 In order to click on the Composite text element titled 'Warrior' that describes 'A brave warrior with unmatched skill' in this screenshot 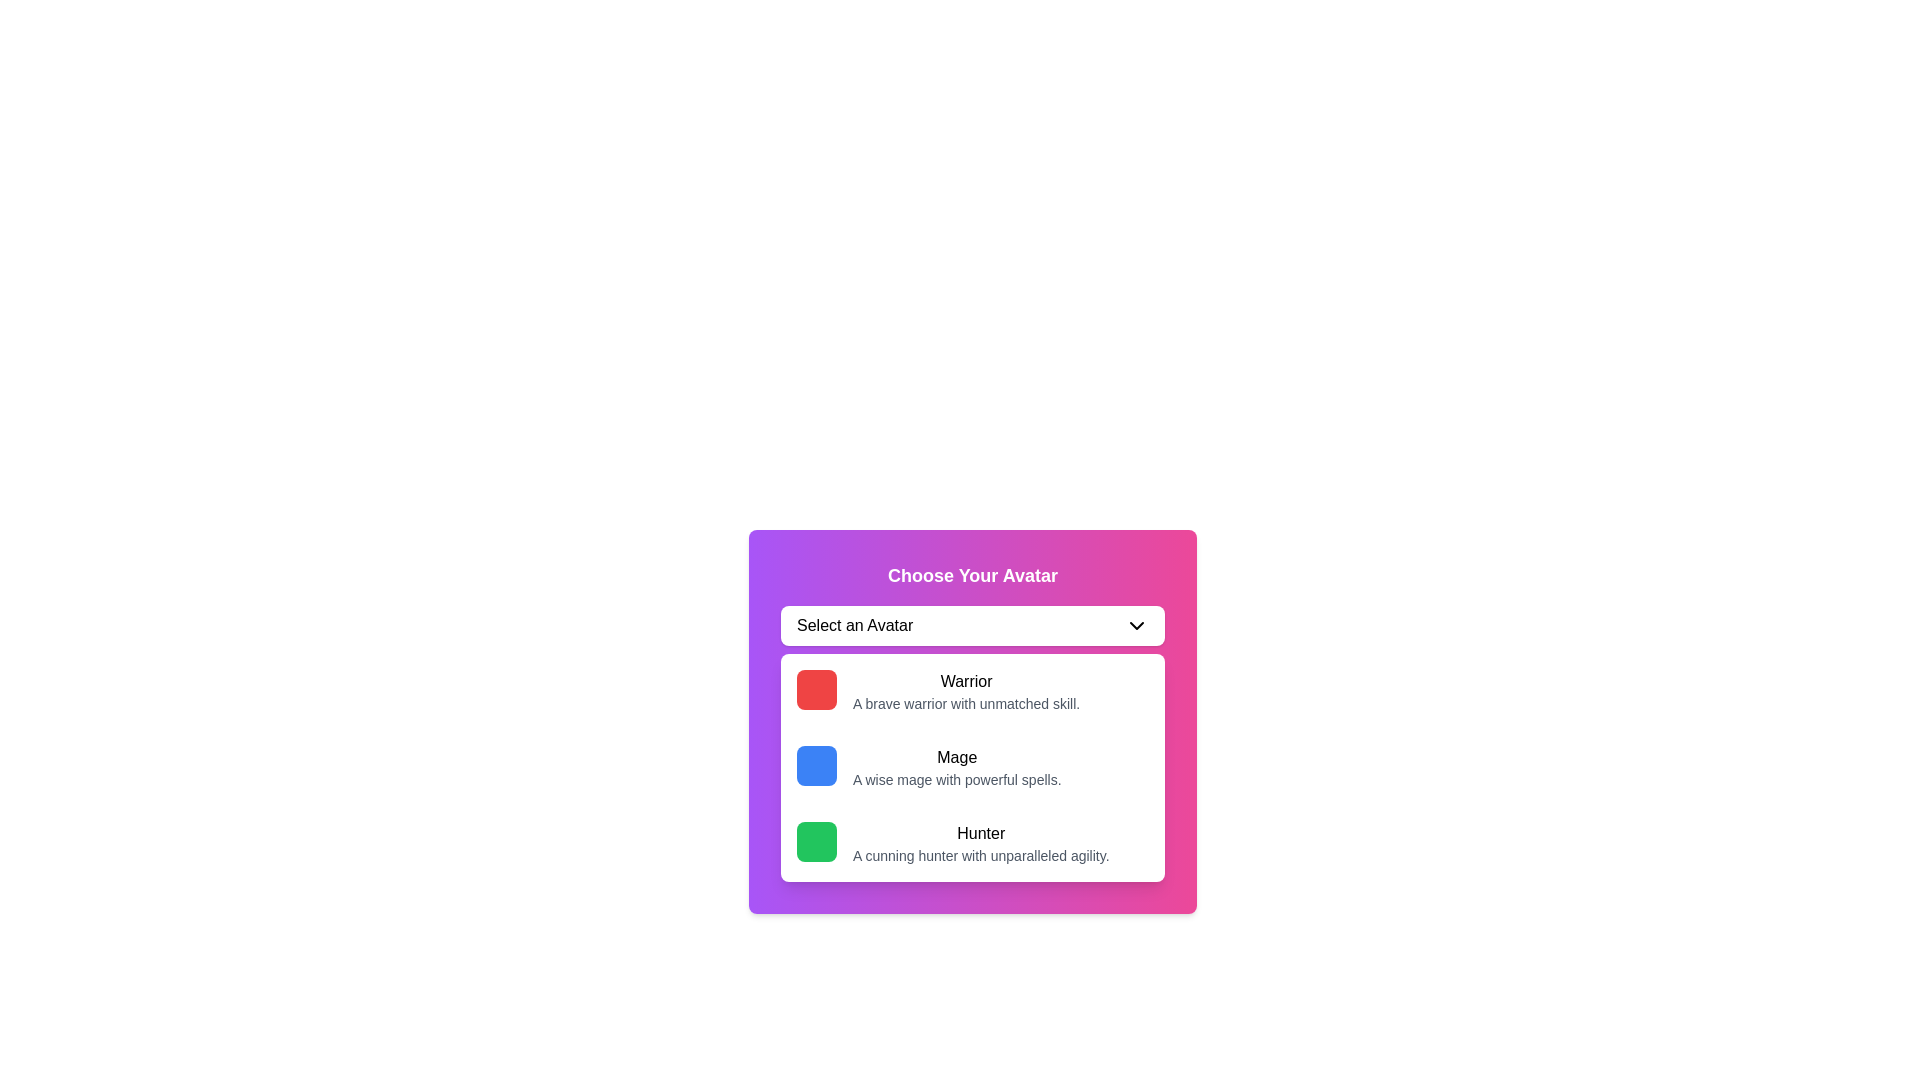, I will do `click(966, 690)`.